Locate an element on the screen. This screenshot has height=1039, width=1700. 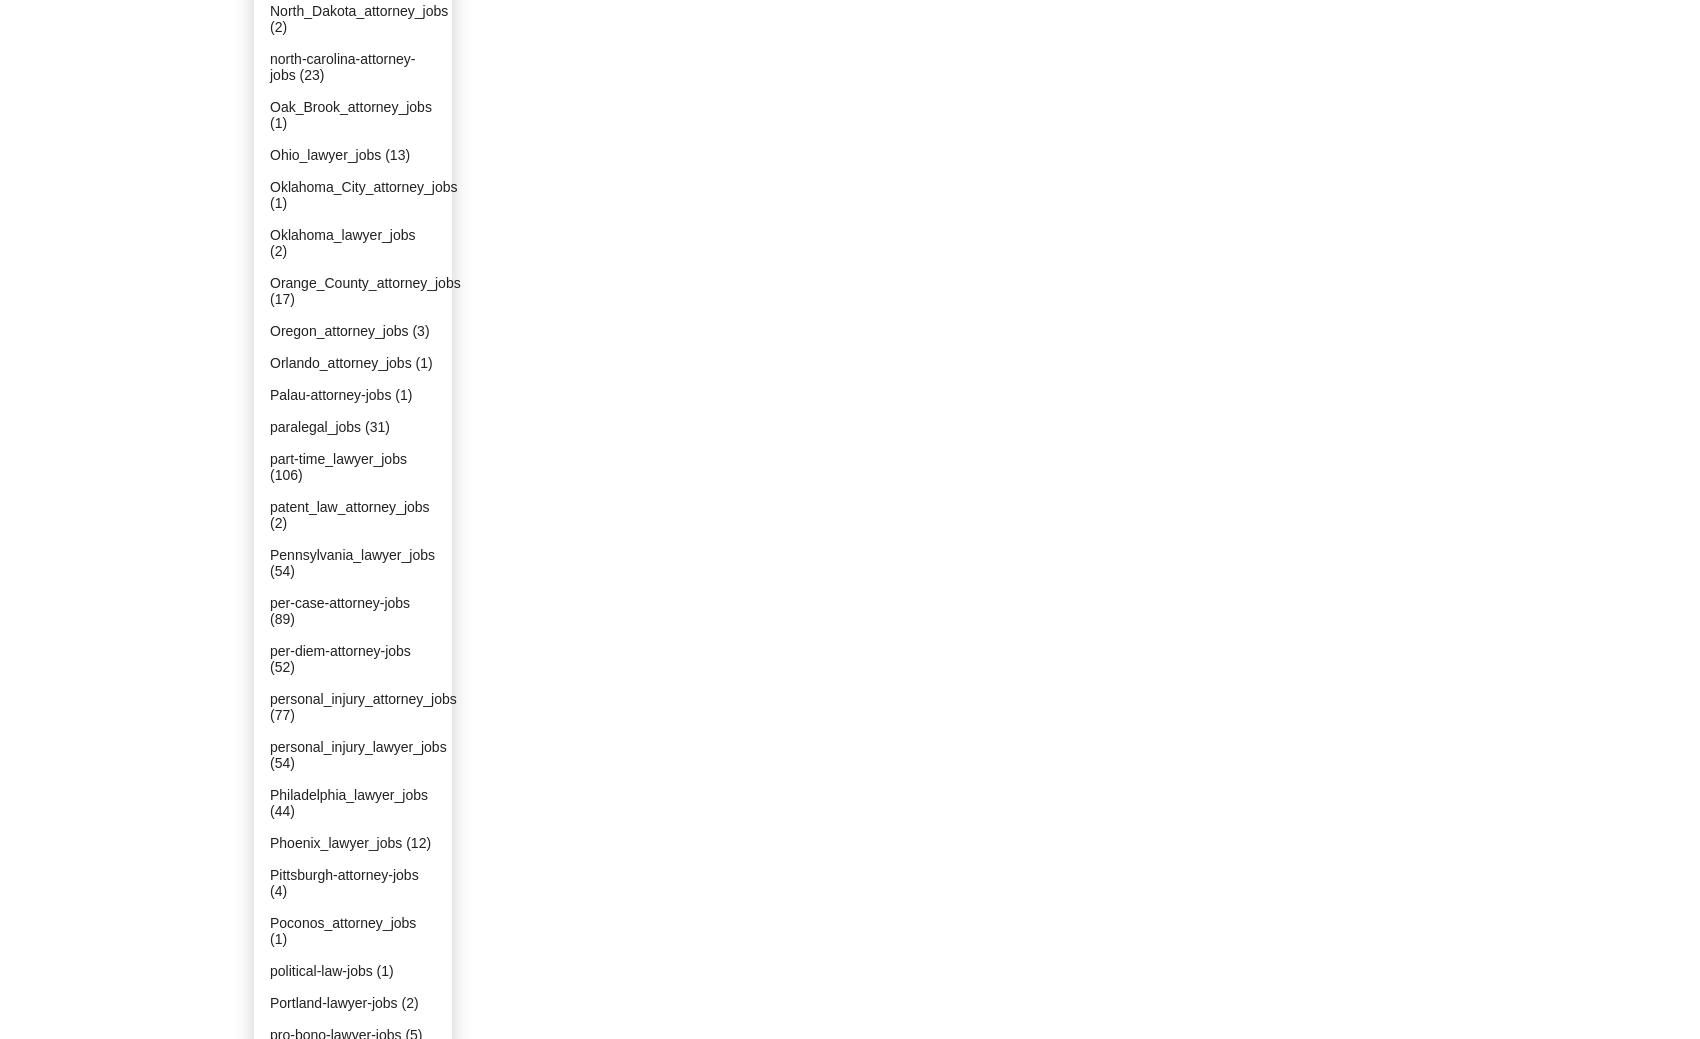
'part-time_lawyer_jobs' is located at coordinates (336, 458).